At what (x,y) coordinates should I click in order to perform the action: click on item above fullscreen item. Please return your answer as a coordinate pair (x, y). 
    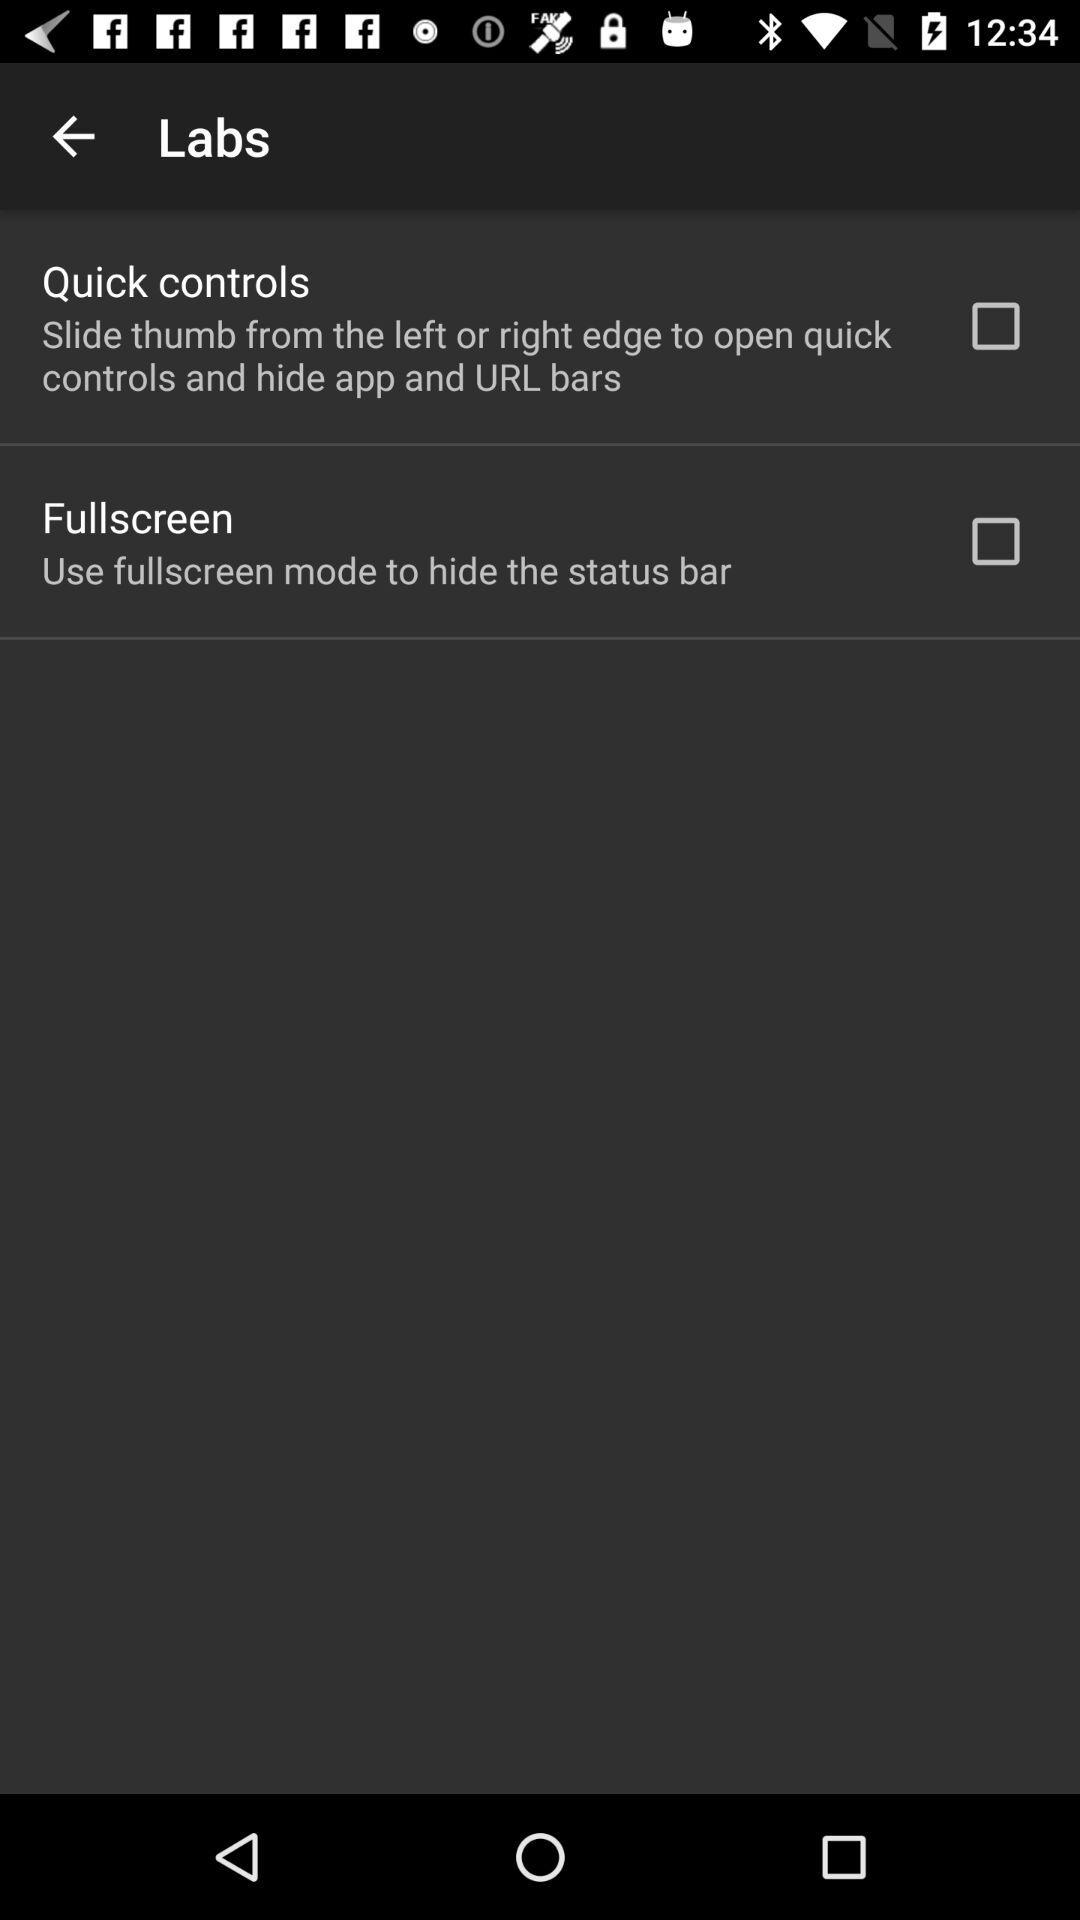
    Looking at the image, I should click on (477, 355).